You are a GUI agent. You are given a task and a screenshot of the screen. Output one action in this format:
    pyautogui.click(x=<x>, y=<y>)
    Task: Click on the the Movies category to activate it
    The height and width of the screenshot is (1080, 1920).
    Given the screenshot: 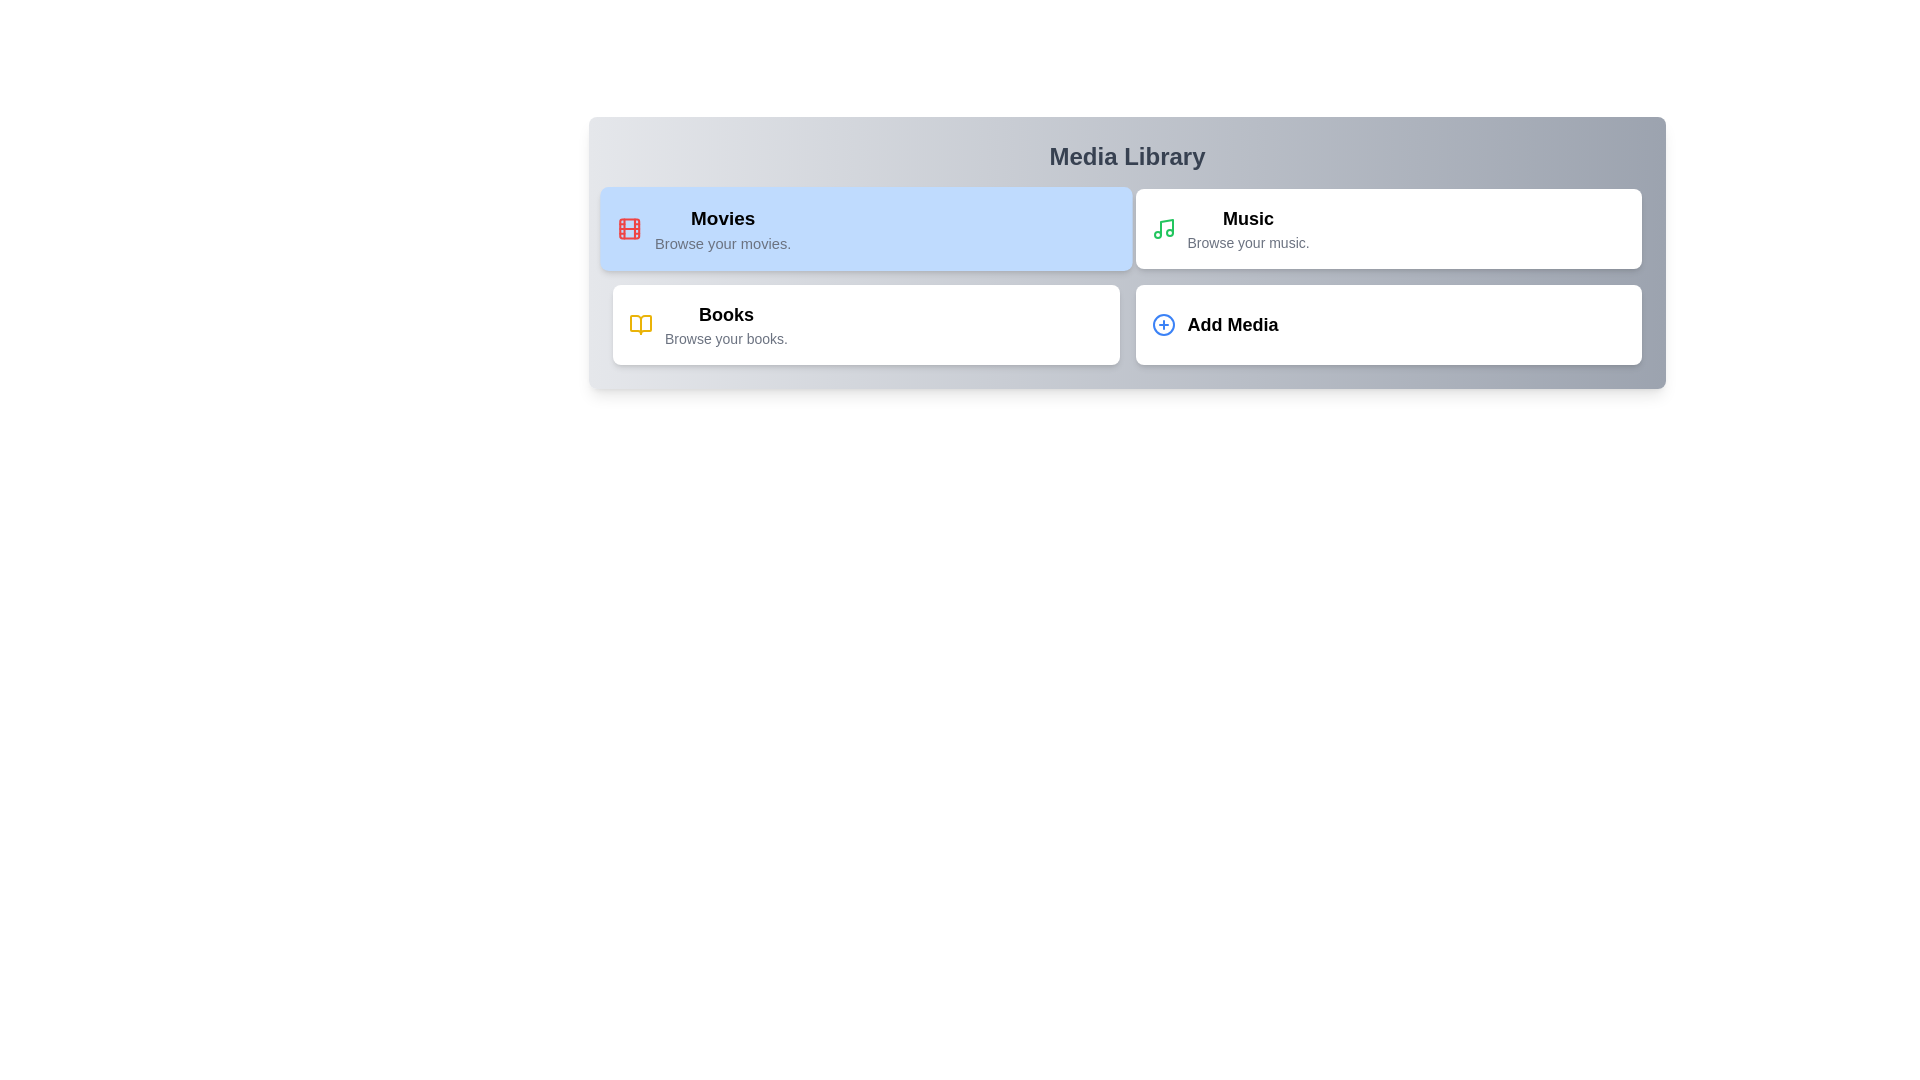 What is the action you would take?
    pyautogui.click(x=866, y=227)
    